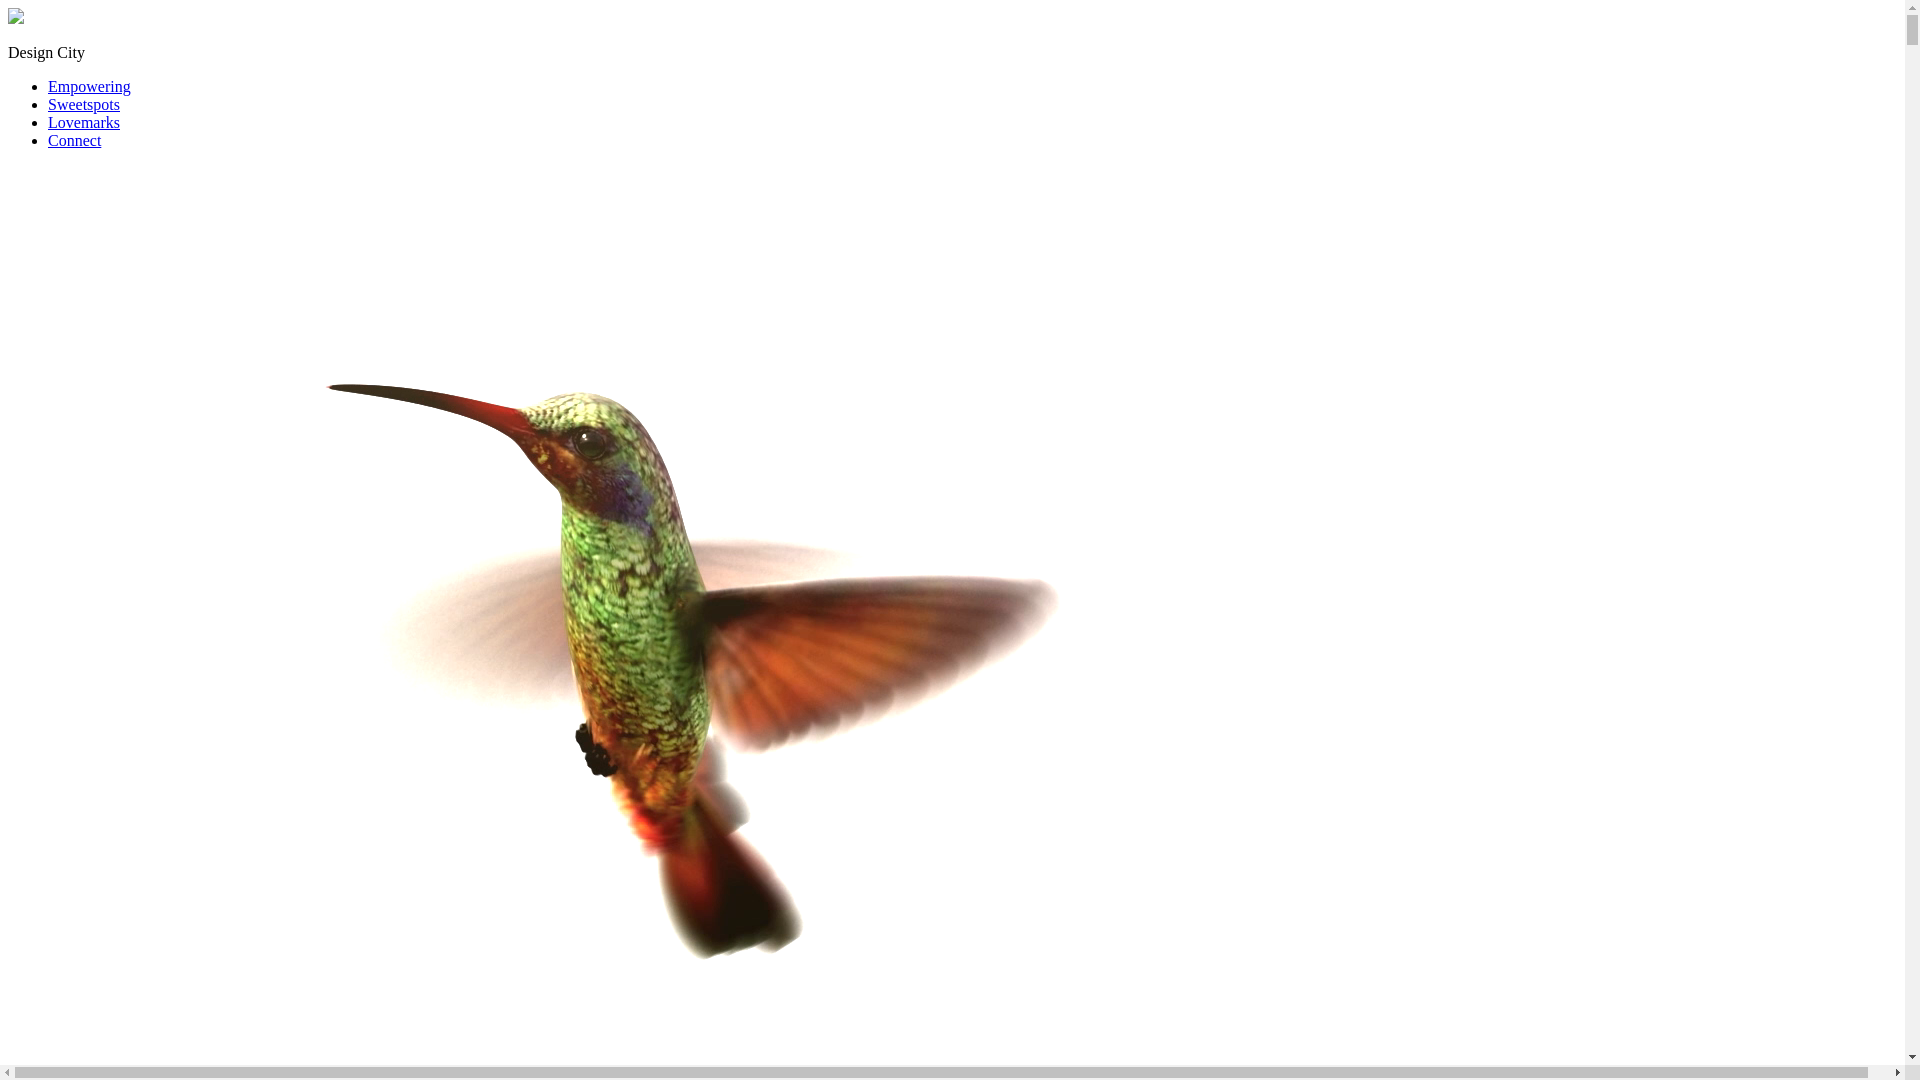  I want to click on 'Empowering', so click(88, 85).